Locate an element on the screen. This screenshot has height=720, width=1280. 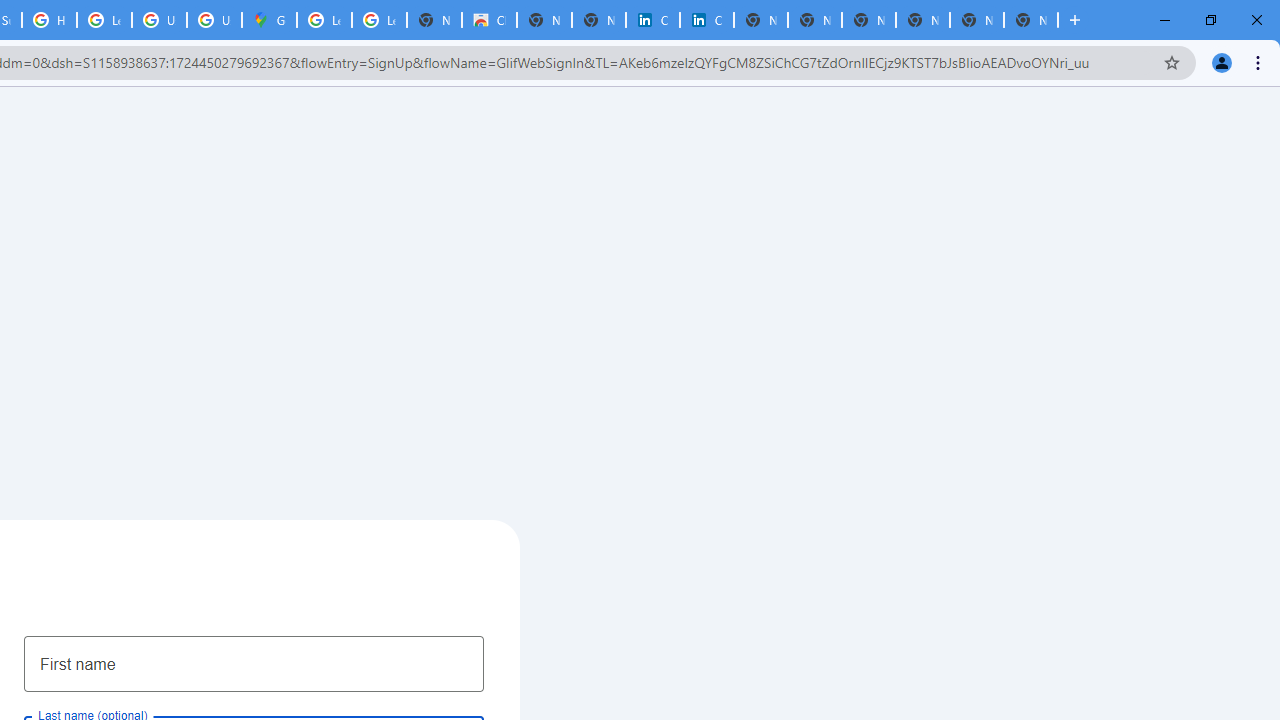
'Cookie Policy | LinkedIn' is located at coordinates (706, 20).